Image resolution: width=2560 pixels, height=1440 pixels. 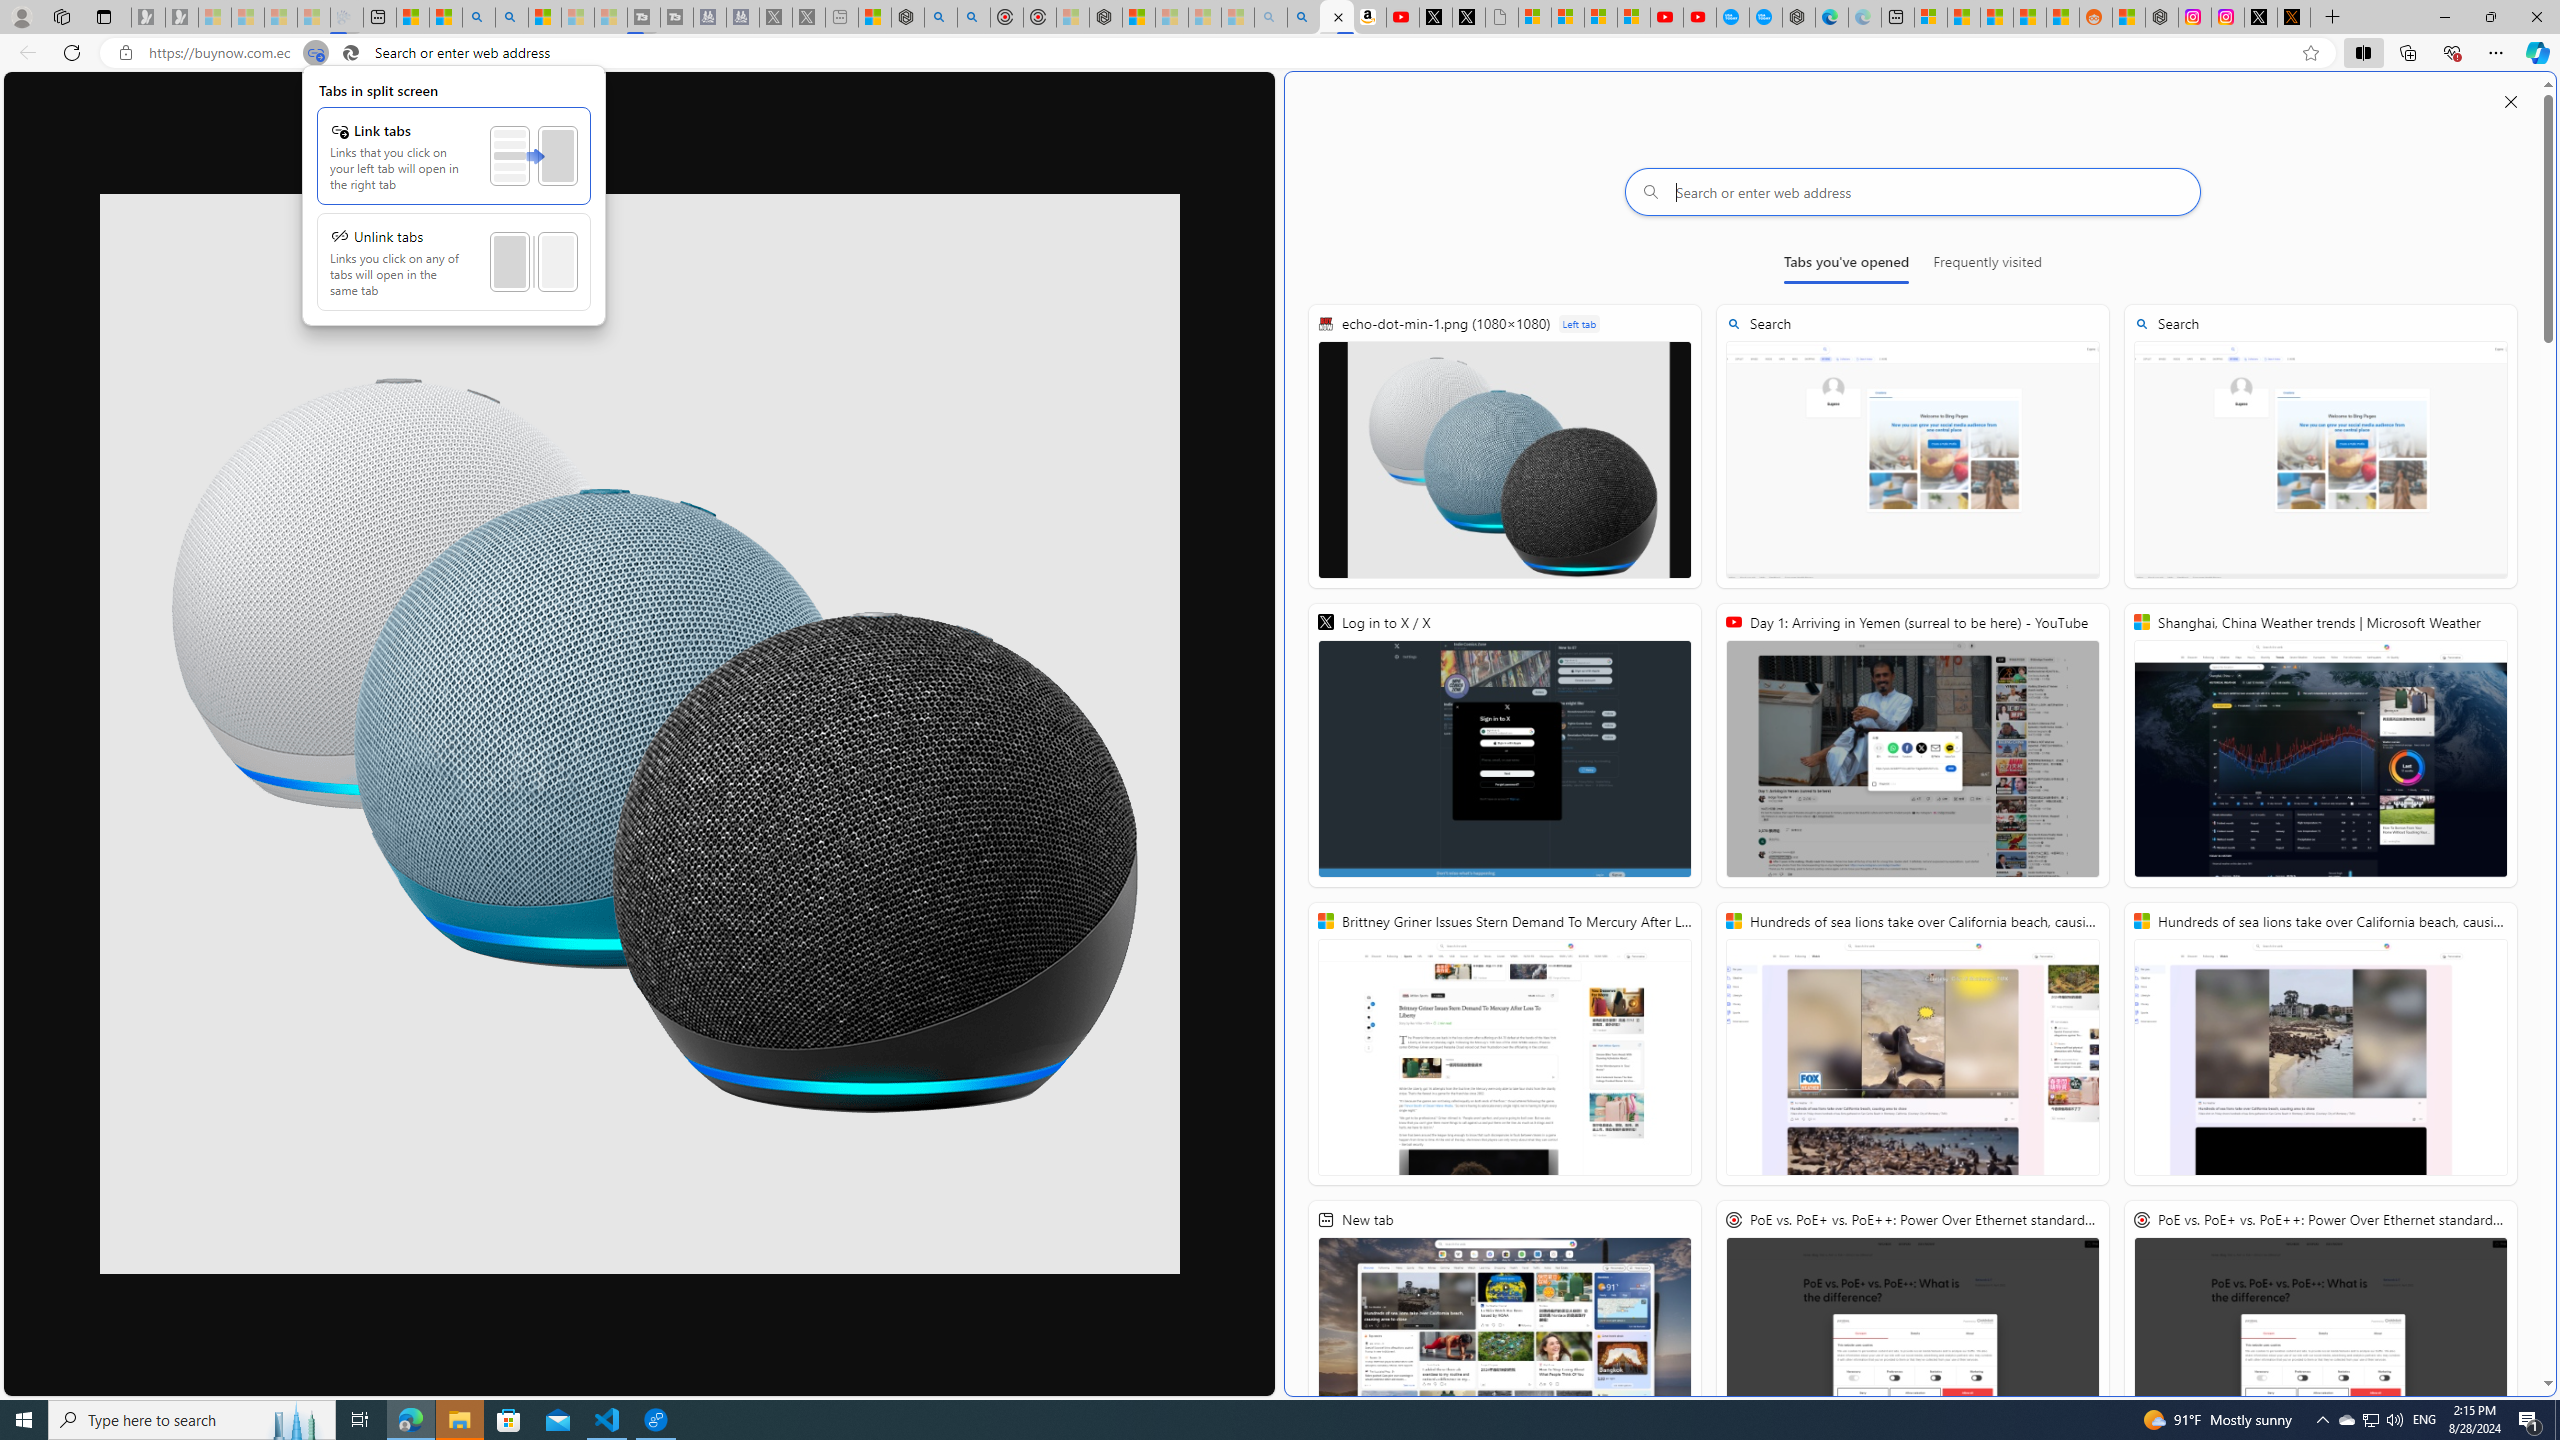 I want to click on 'Nordace - Nordace Siena Is Not An Ordinary Backpack', so click(x=1104, y=16).